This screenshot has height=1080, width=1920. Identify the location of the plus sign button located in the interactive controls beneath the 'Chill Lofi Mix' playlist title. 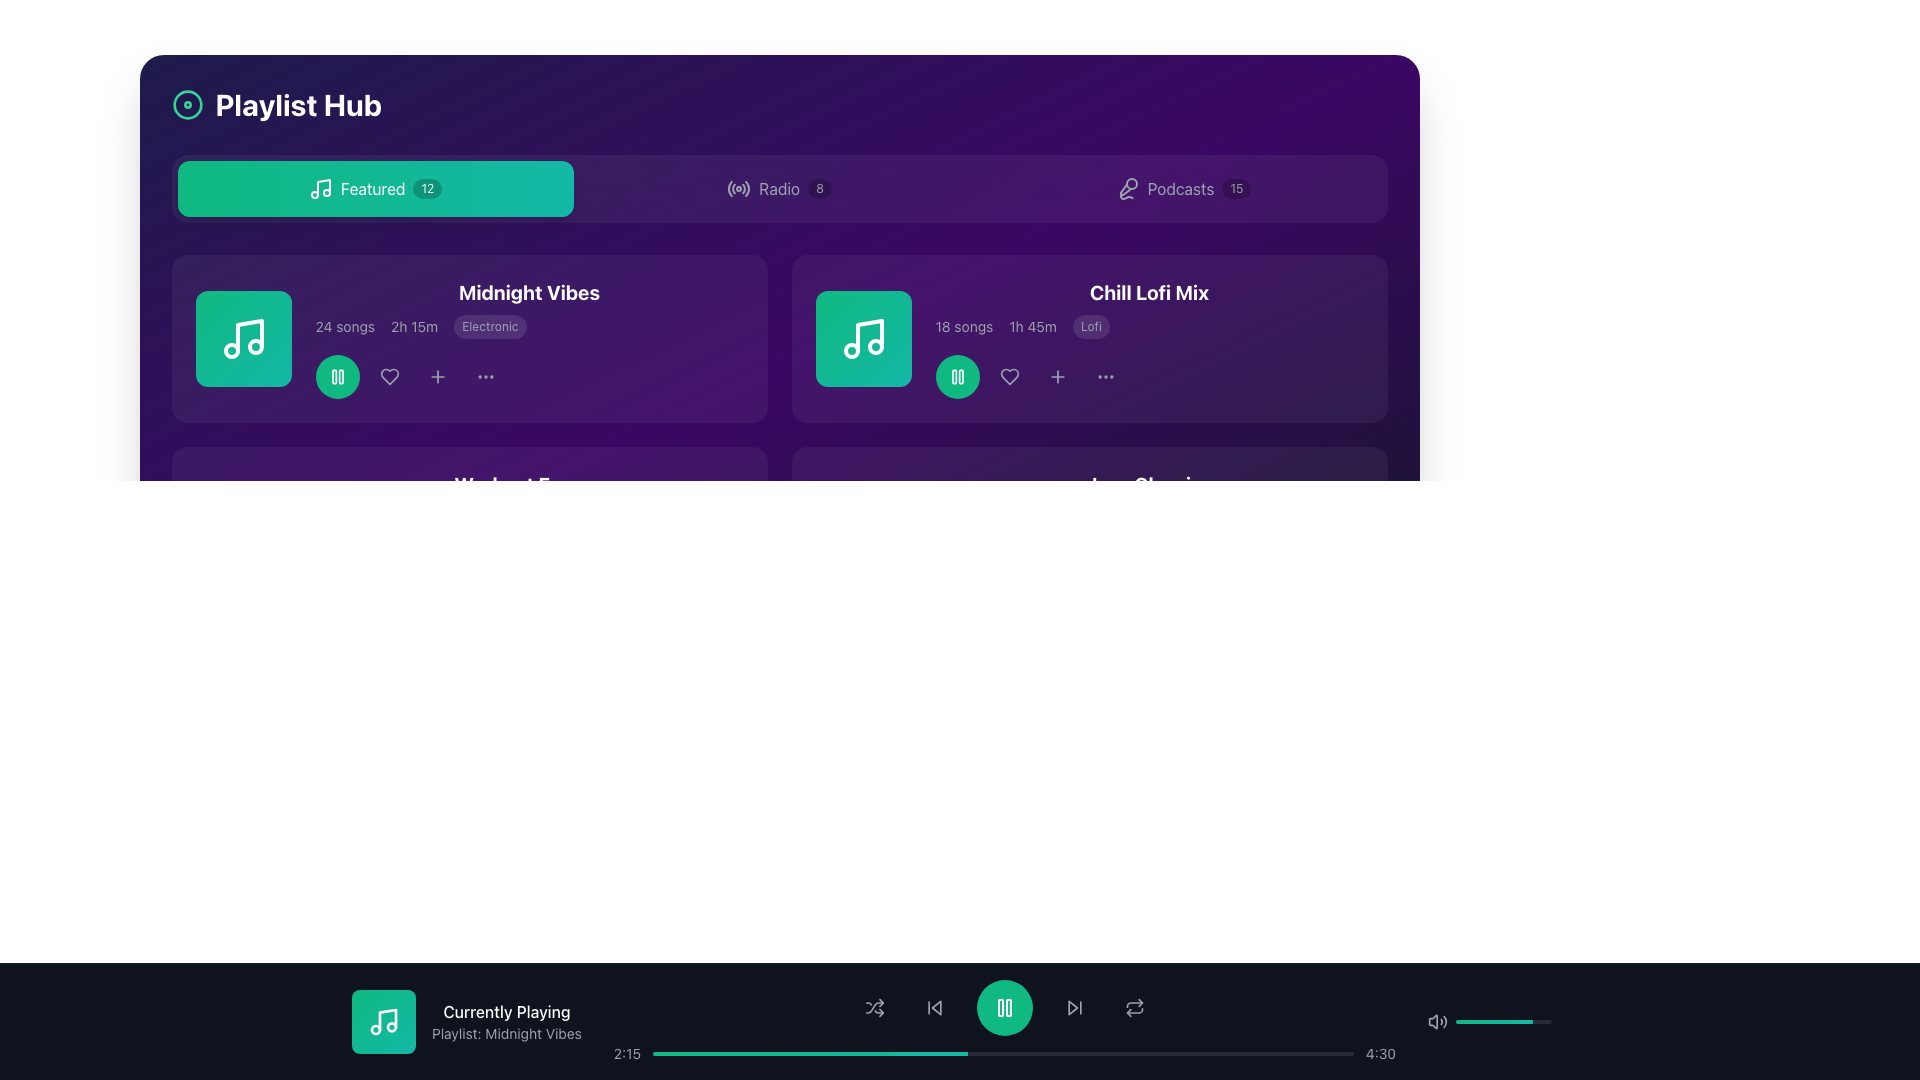
(1056, 377).